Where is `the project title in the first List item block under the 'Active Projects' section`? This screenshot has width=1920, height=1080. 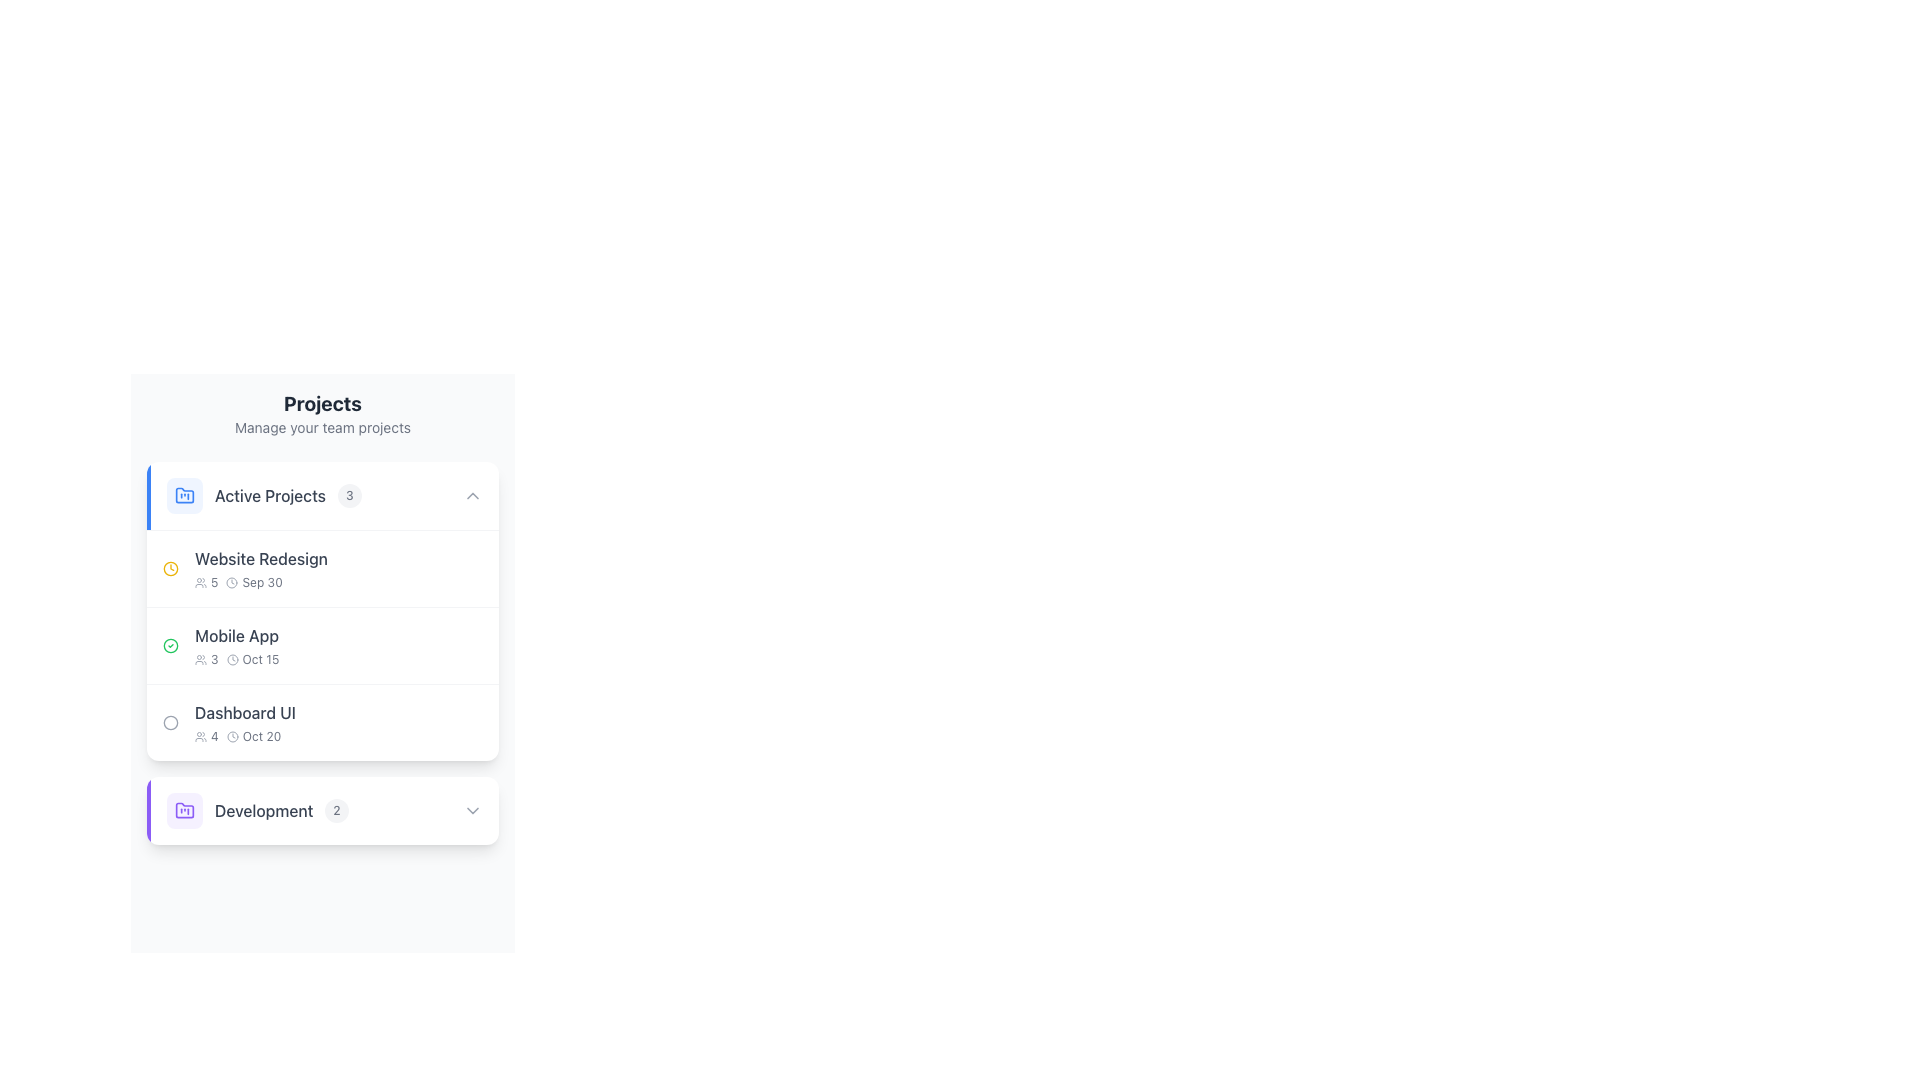
the project title in the first List item block under the 'Active Projects' section is located at coordinates (244, 569).